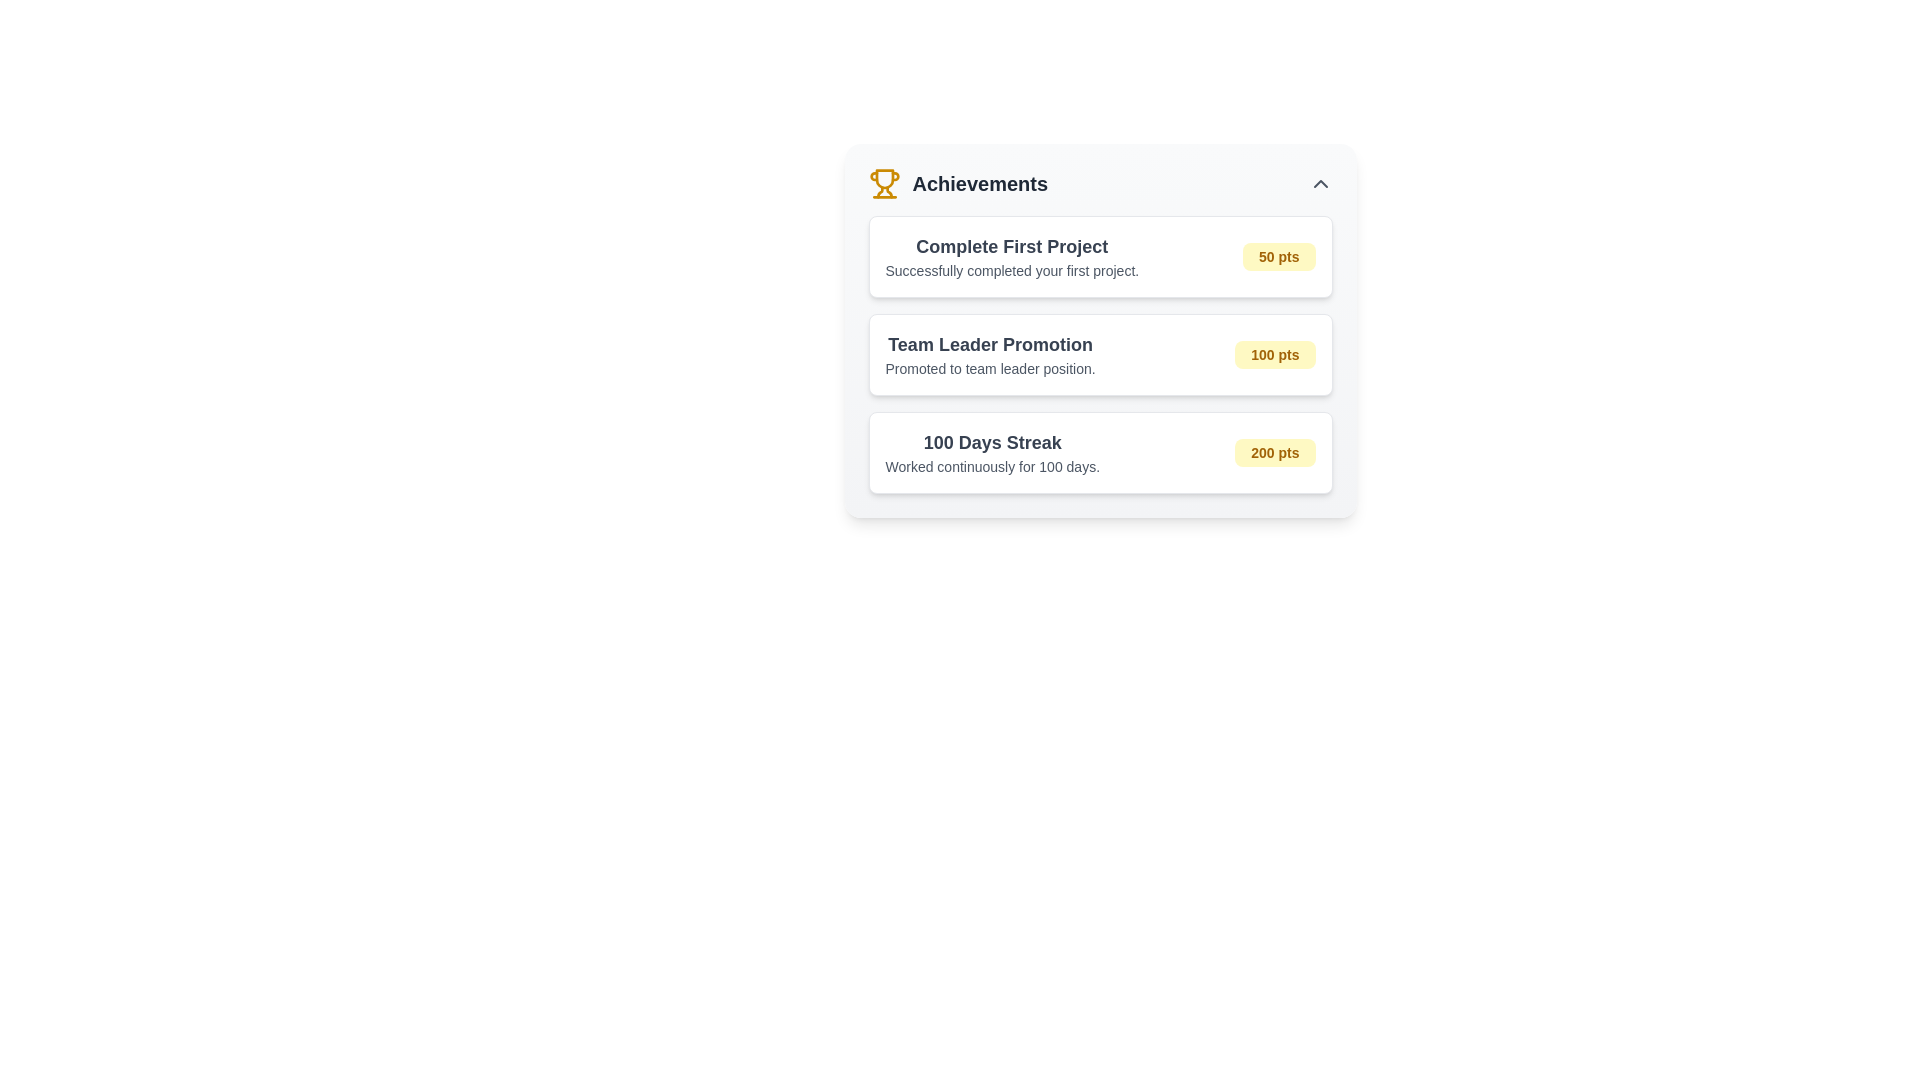  What do you see at coordinates (992, 452) in the screenshot?
I see `the informational textual label indicating an achievement of continuous work for 100 days, which is located in the third position of a vertically arranged list within a card layout` at bounding box center [992, 452].